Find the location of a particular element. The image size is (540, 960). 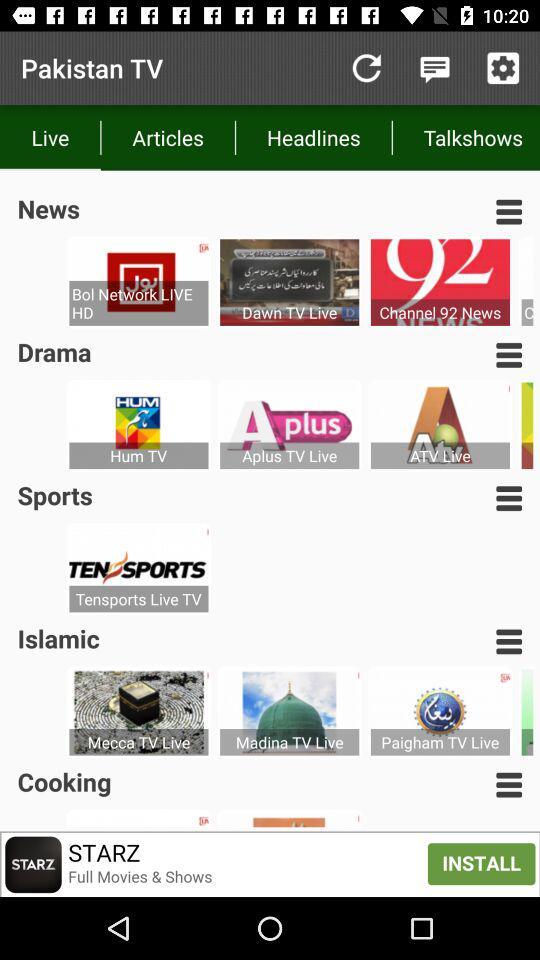

the icon below sports item is located at coordinates (137, 599).